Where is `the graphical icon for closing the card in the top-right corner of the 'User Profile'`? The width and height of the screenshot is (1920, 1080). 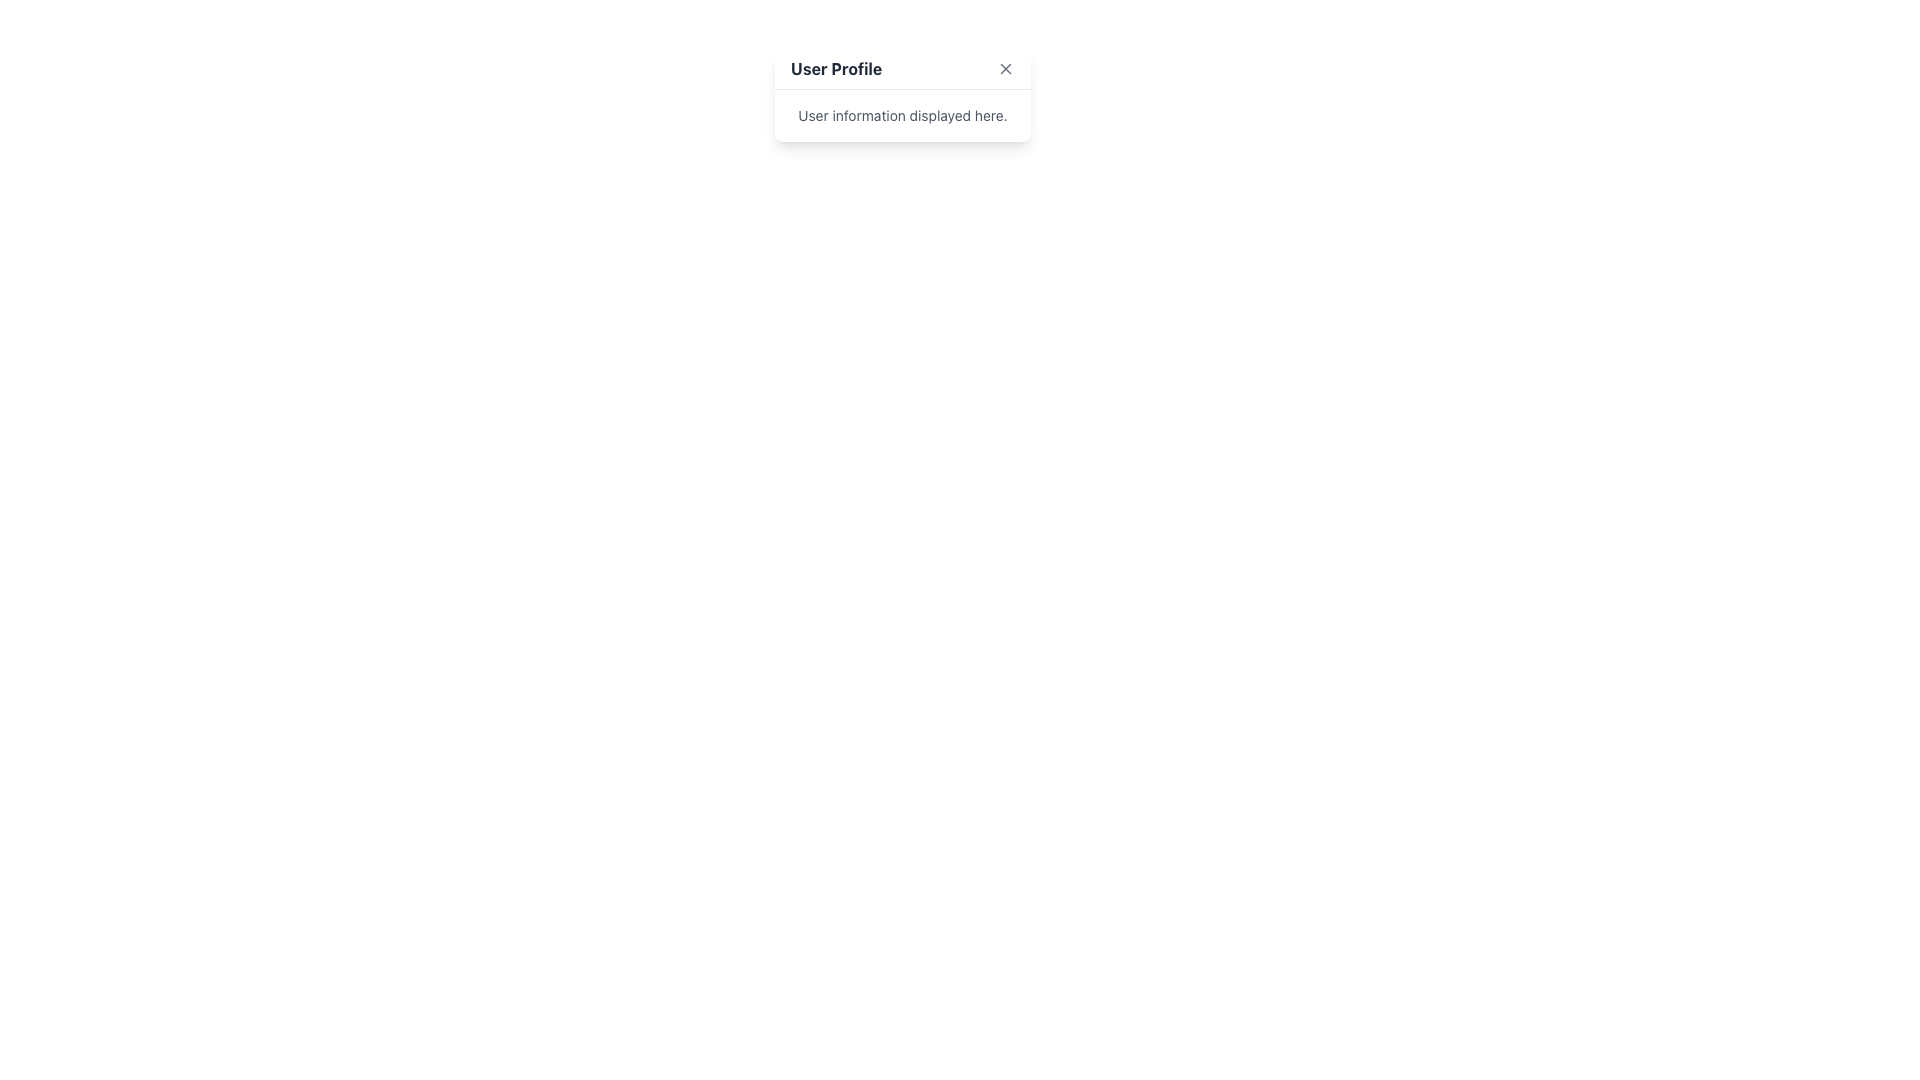
the graphical icon for closing the card in the top-right corner of the 'User Profile' is located at coordinates (1006, 67).